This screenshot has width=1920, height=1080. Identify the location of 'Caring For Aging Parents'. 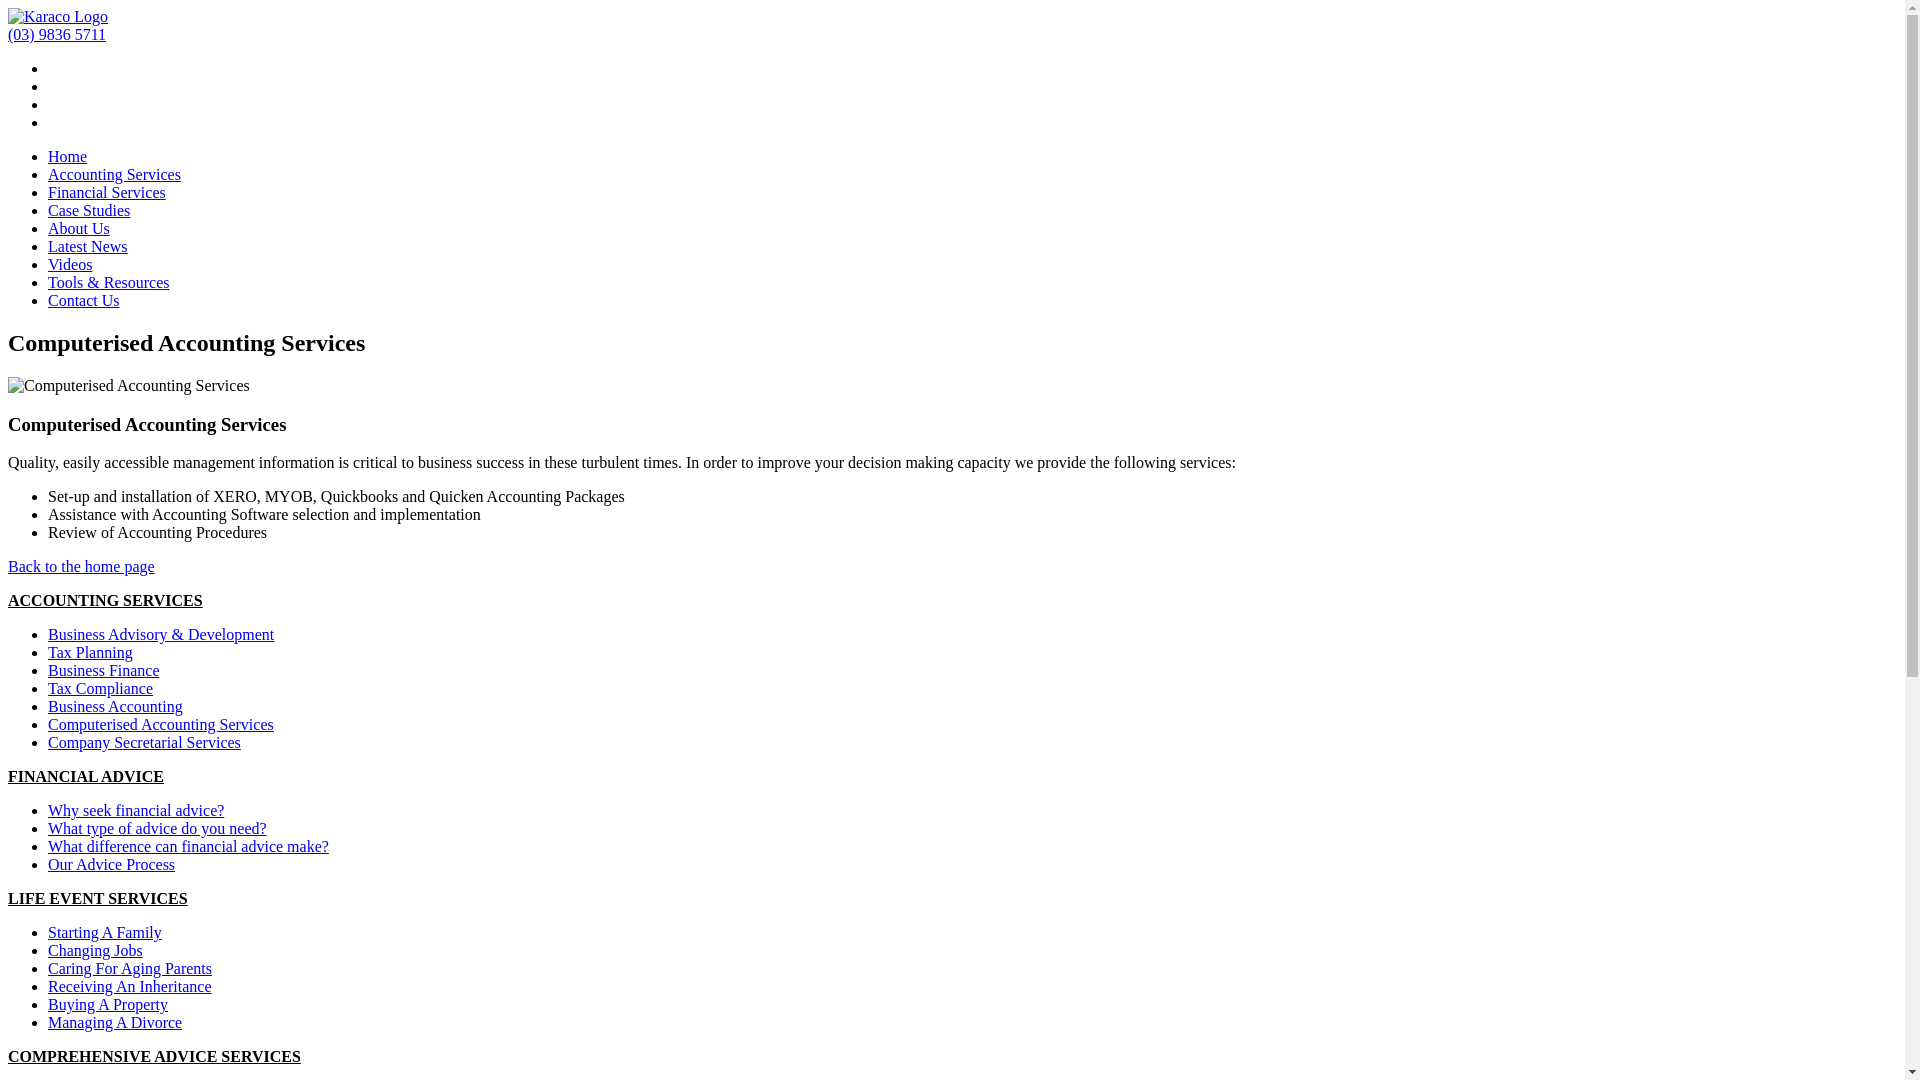
(128, 967).